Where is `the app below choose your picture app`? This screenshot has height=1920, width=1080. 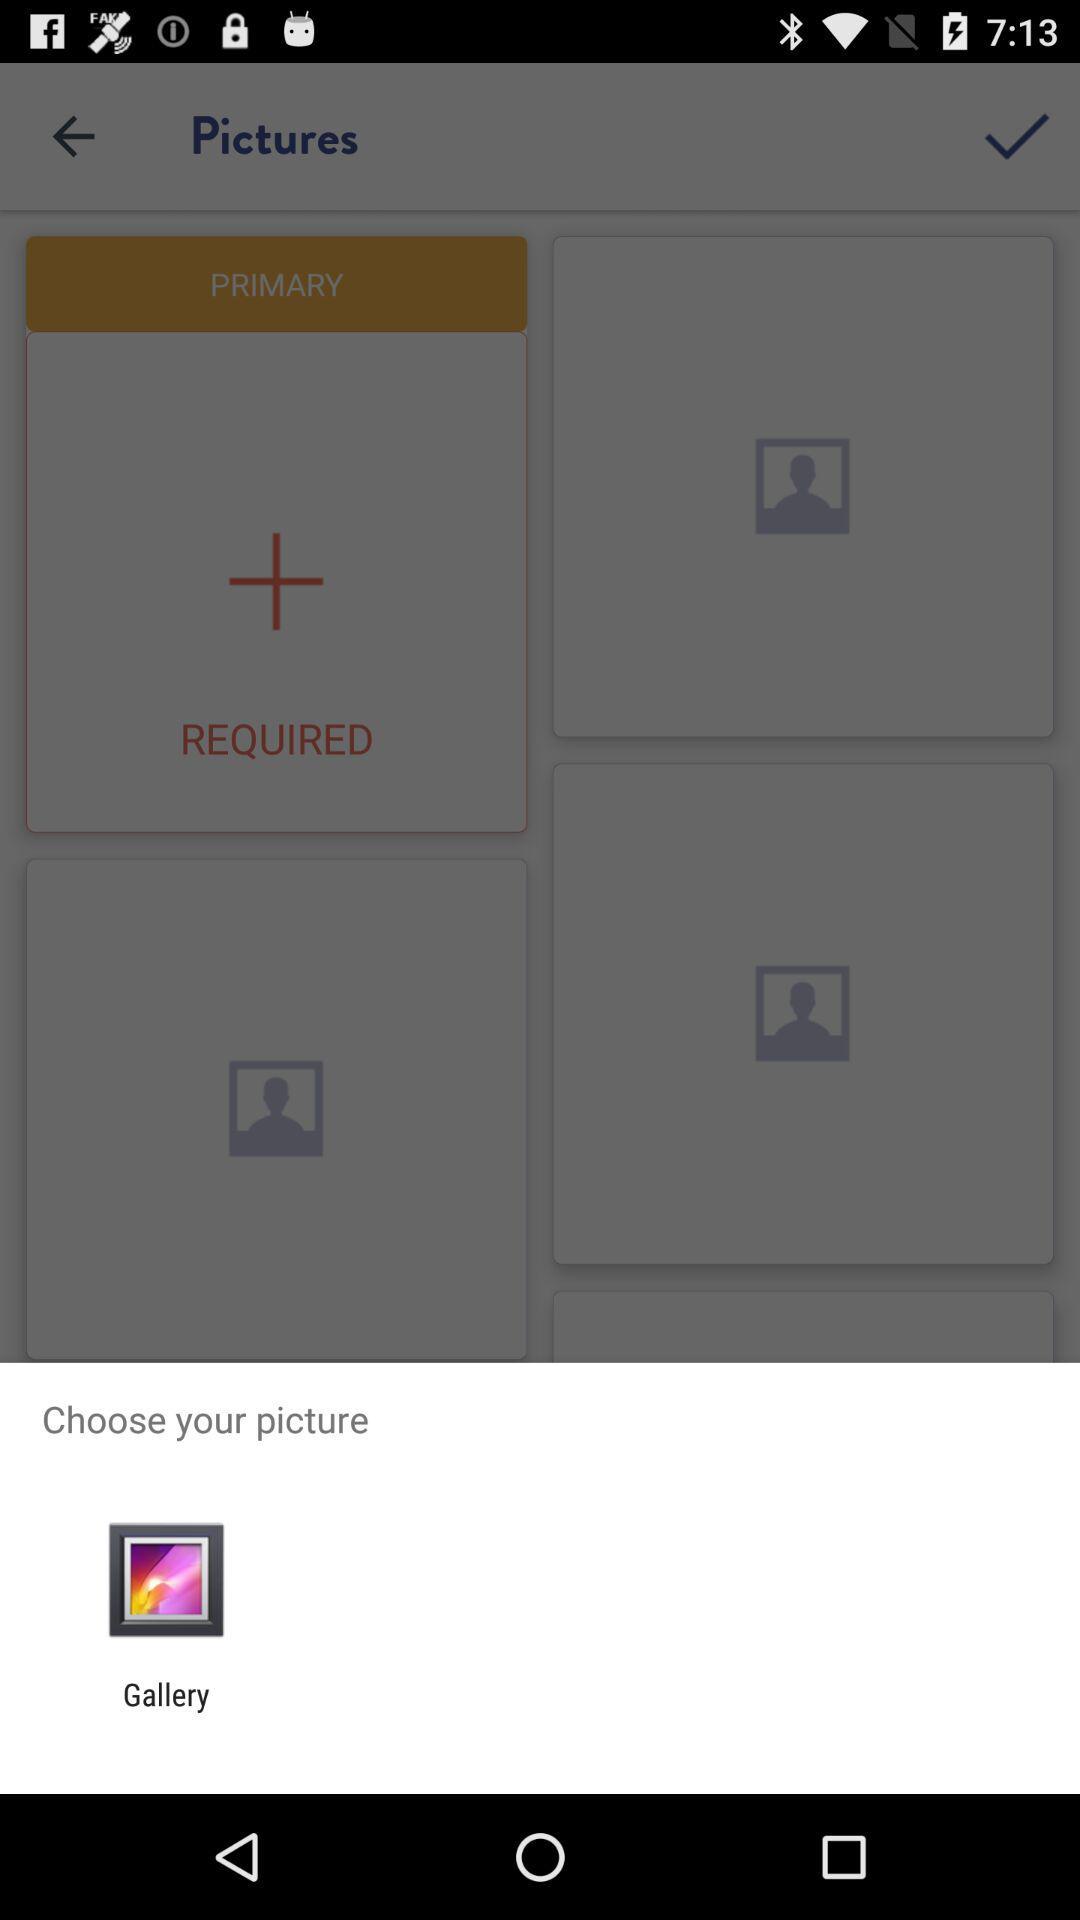 the app below choose your picture app is located at coordinates (165, 1579).